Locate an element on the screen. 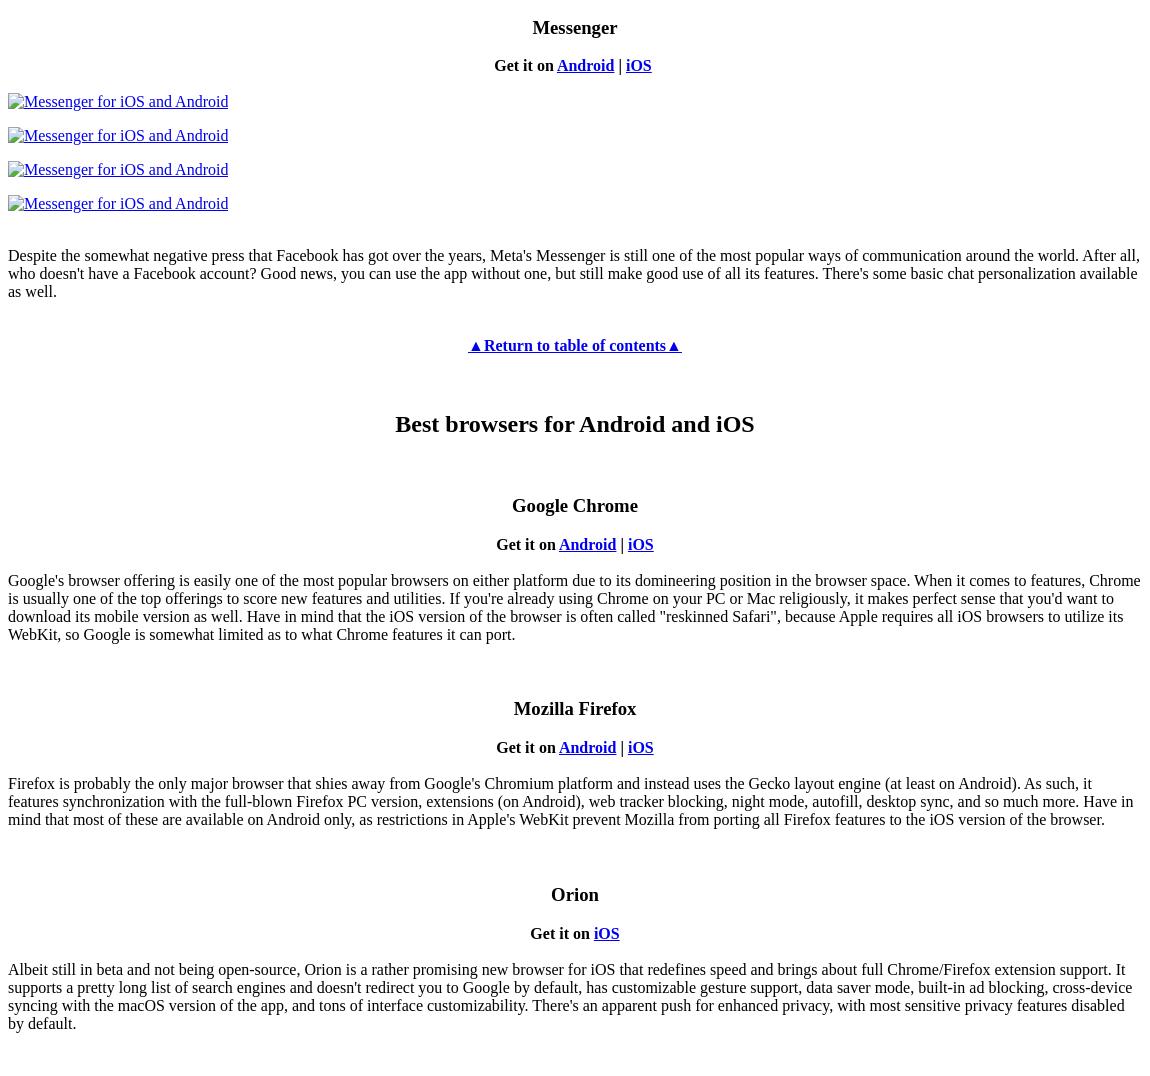 Image resolution: width=1150 pixels, height=1076 pixels. 'Google's browser offering is easily one of the most popular browsers on either platform due to its domineering position in the browser space. When it comes to features, Chrome is usually one of the top offerings to score new features and utilities. If you're already using Chrome on your PC or Mac religiously, it makes perfect sense that you'd want to download its mobile version as well. Have in mind that the iOS version of the browser is often called "reskinned Safari", because Apple requires all iOS browsers to utilize its WebKit, so Google is somewhat limited as to what Chrome features it can port.' is located at coordinates (573, 606).